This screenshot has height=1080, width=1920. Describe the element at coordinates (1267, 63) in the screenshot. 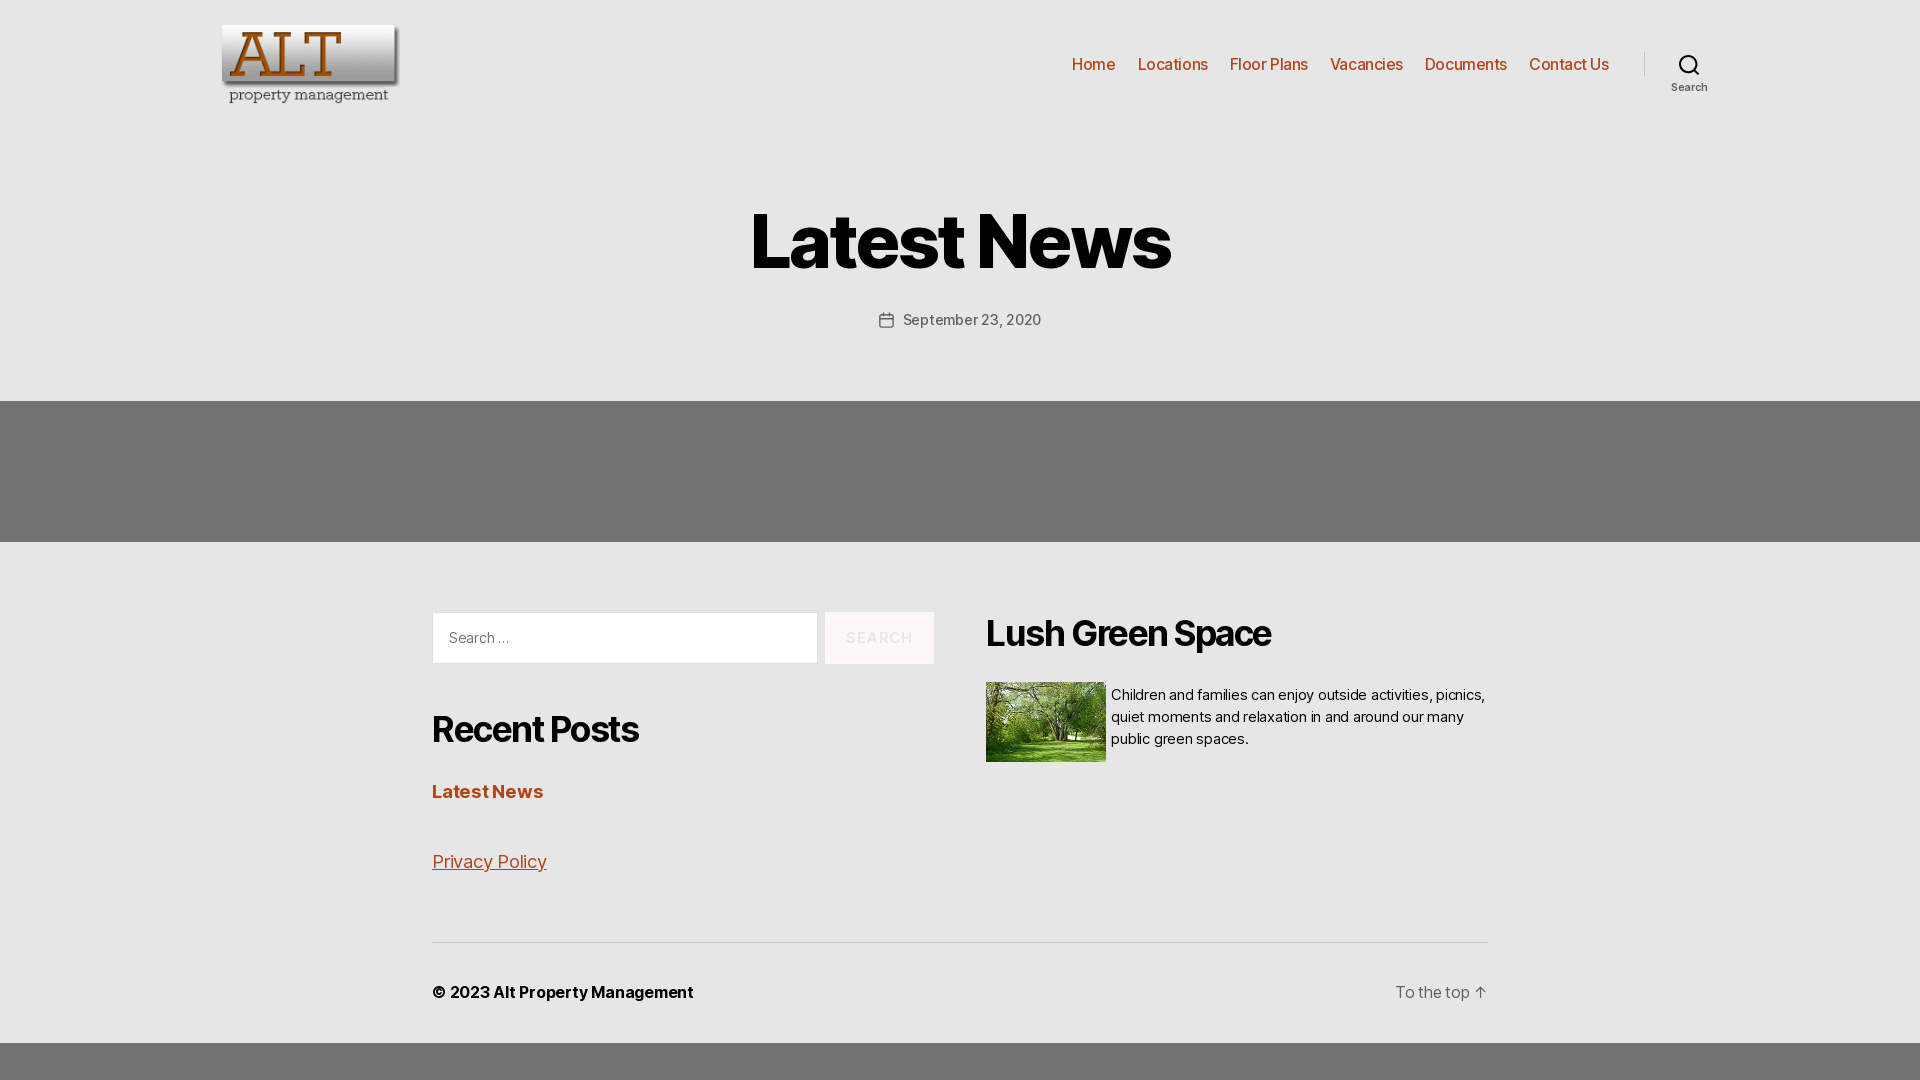

I see `'Floor Plans'` at that location.